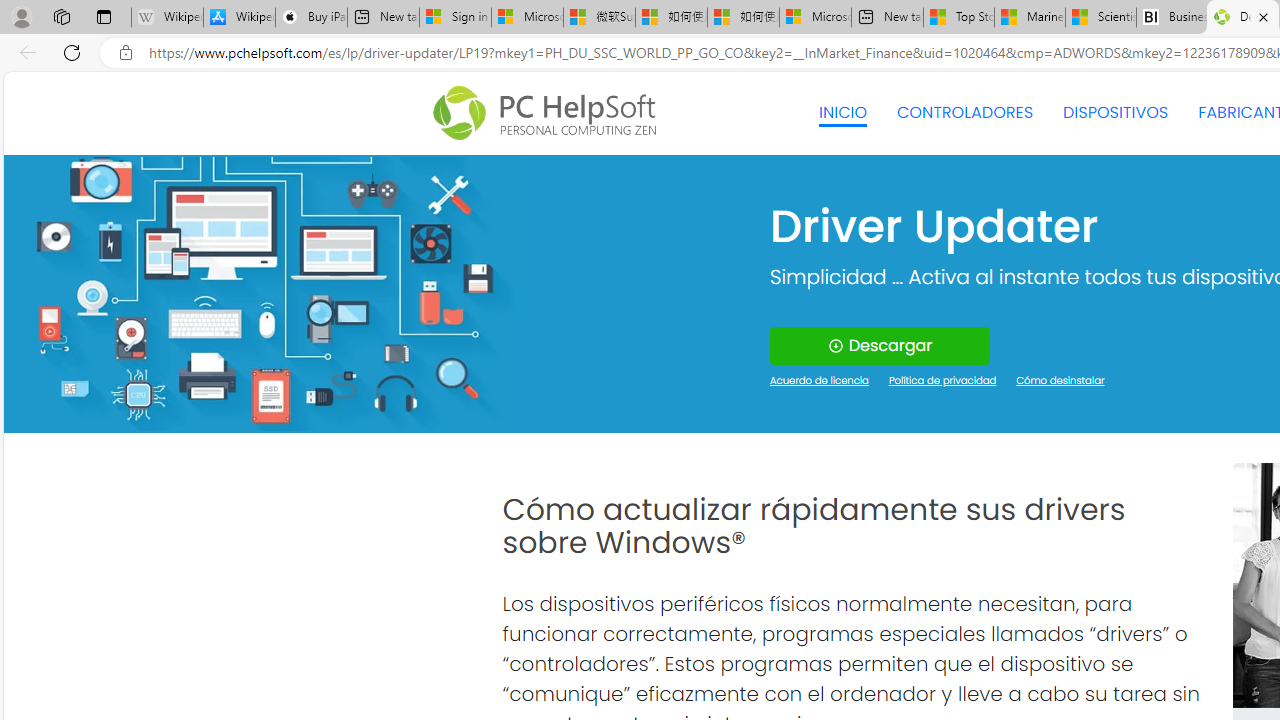  Describe the element at coordinates (1114, 113) in the screenshot. I see `'DISPOSITIVOS'` at that location.